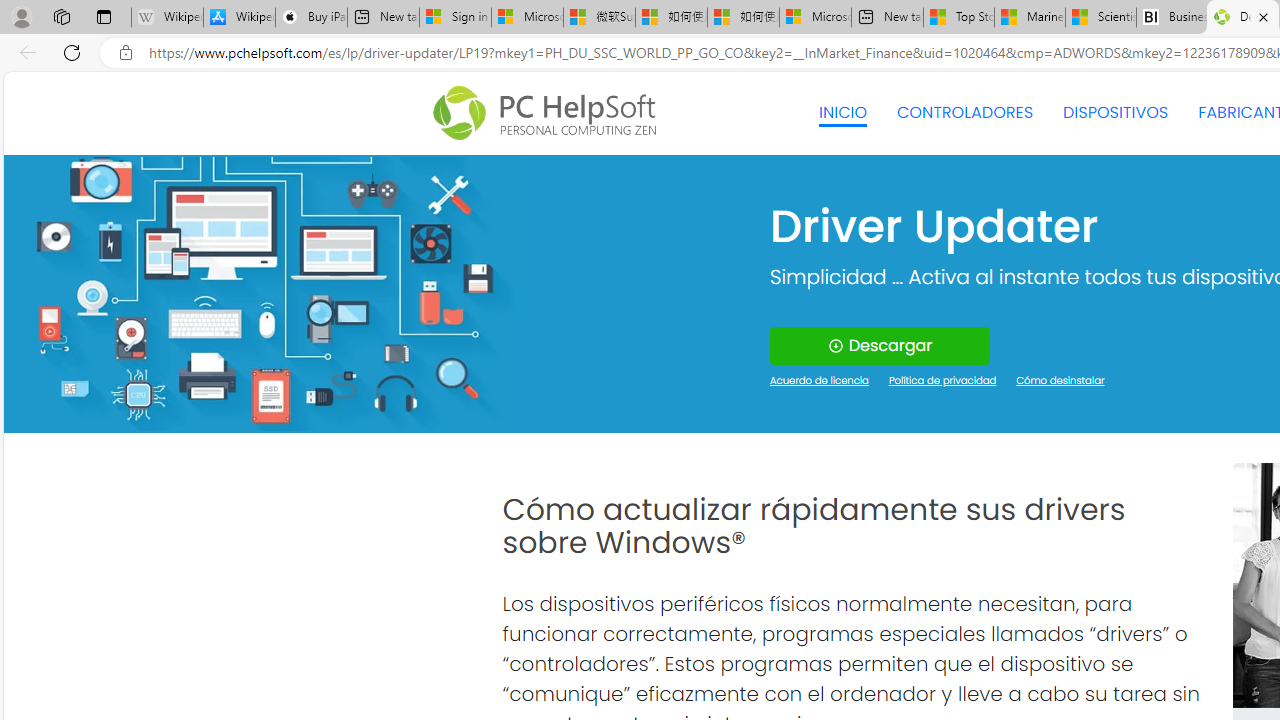  Describe the element at coordinates (1114, 113) in the screenshot. I see `'DISPOSITIVOS'` at that location.